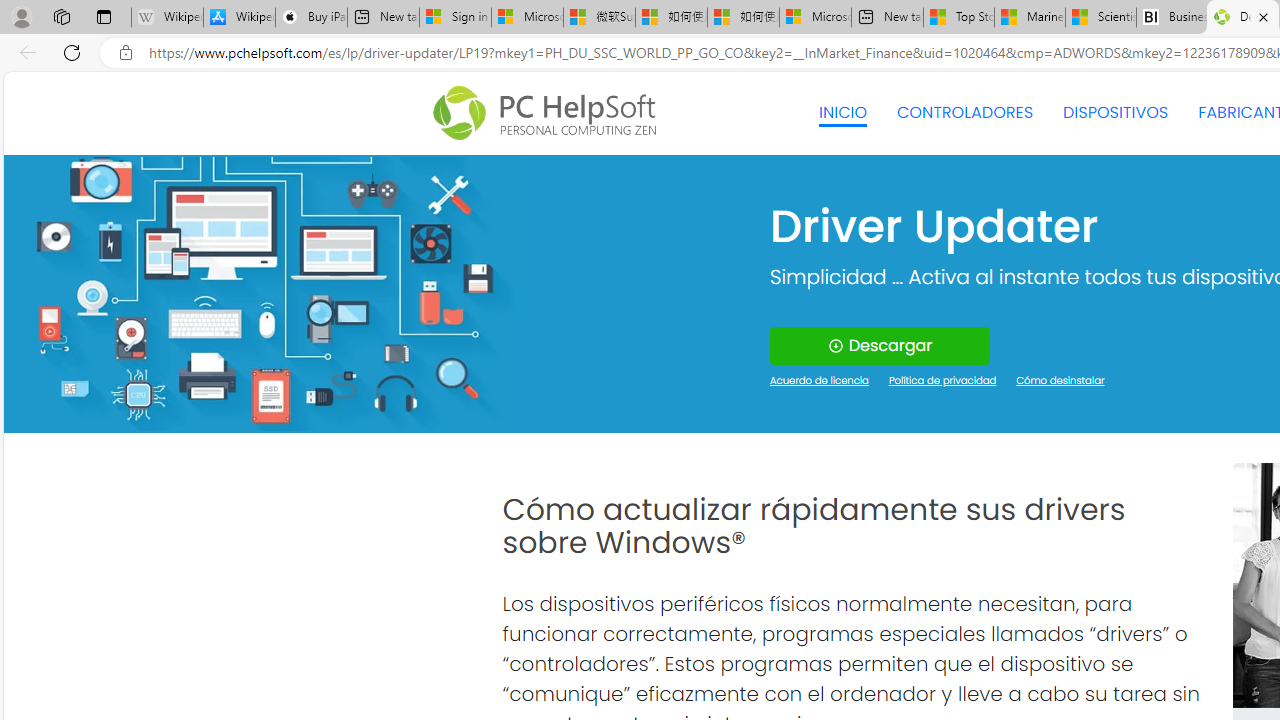  Describe the element at coordinates (1114, 113) in the screenshot. I see `'DISPOSITIVOS'` at that location.